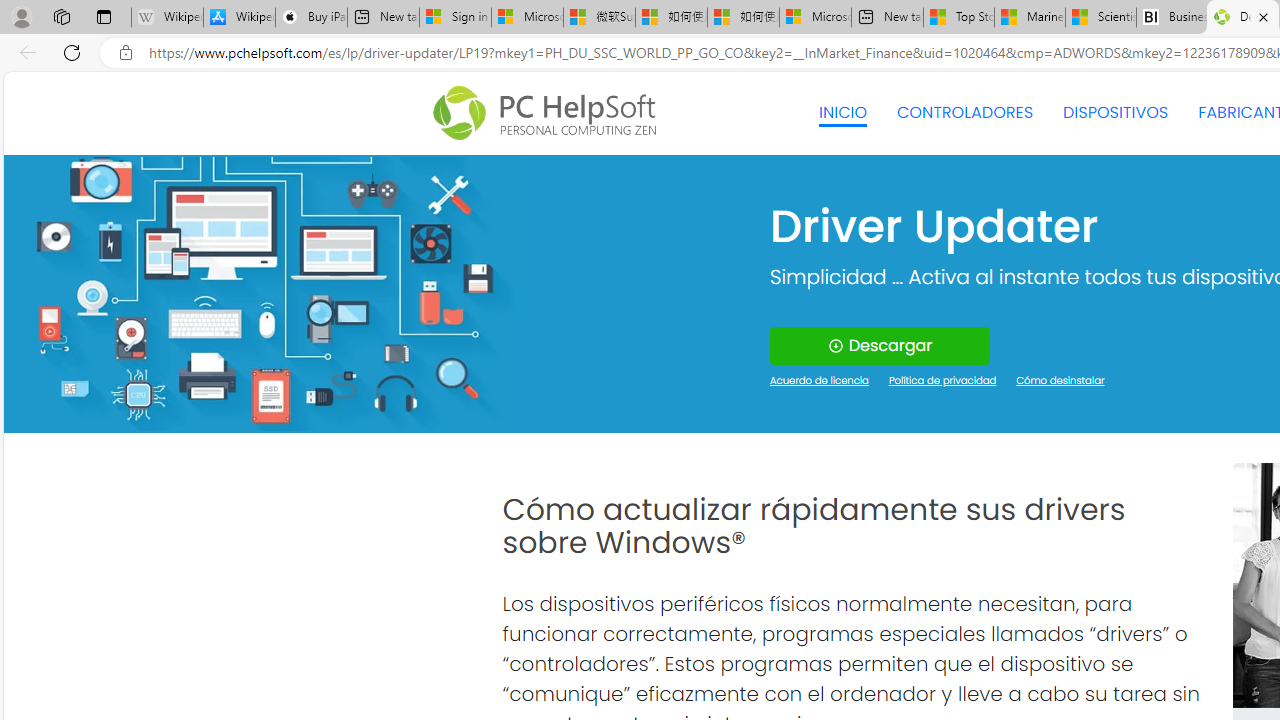  Describe the element at coordinates (1114, 113) in the screenshot. I see `'DISPOSITIVOS'` at that location.